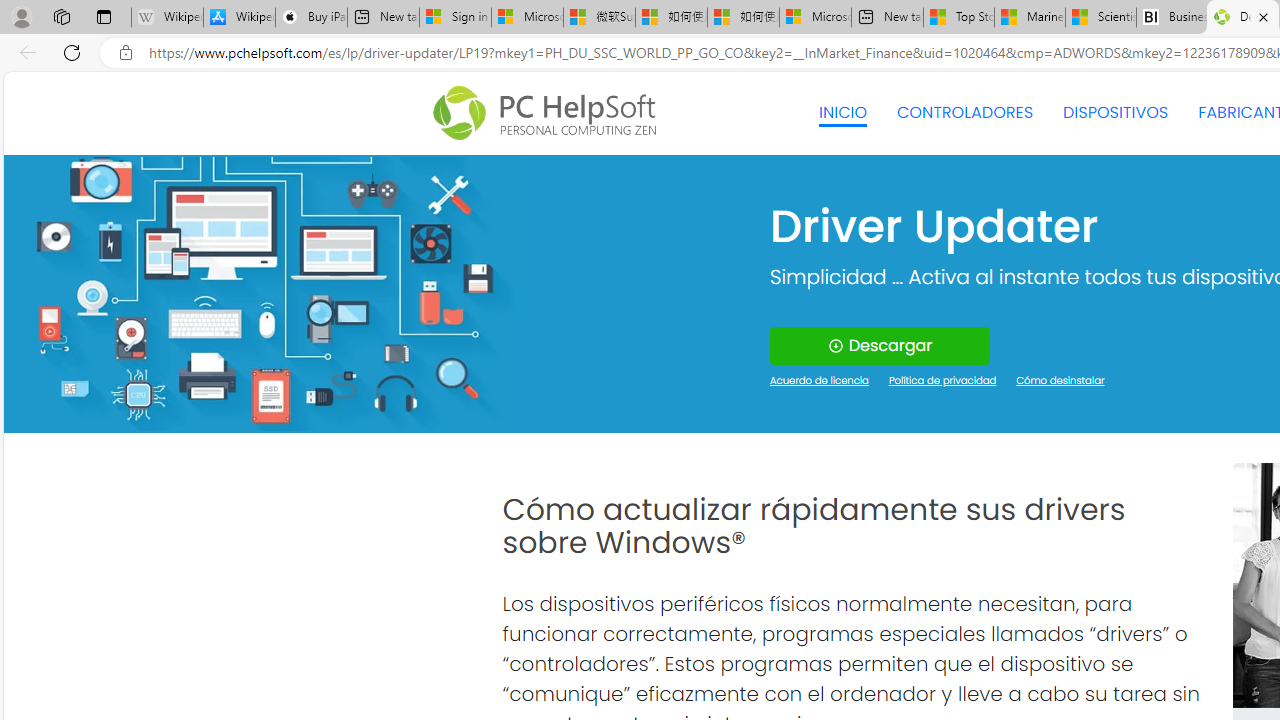  Describe the element at coordinates (1114, 113) in the screenshot. I see `'DISPOSITIVOS'` at that location.